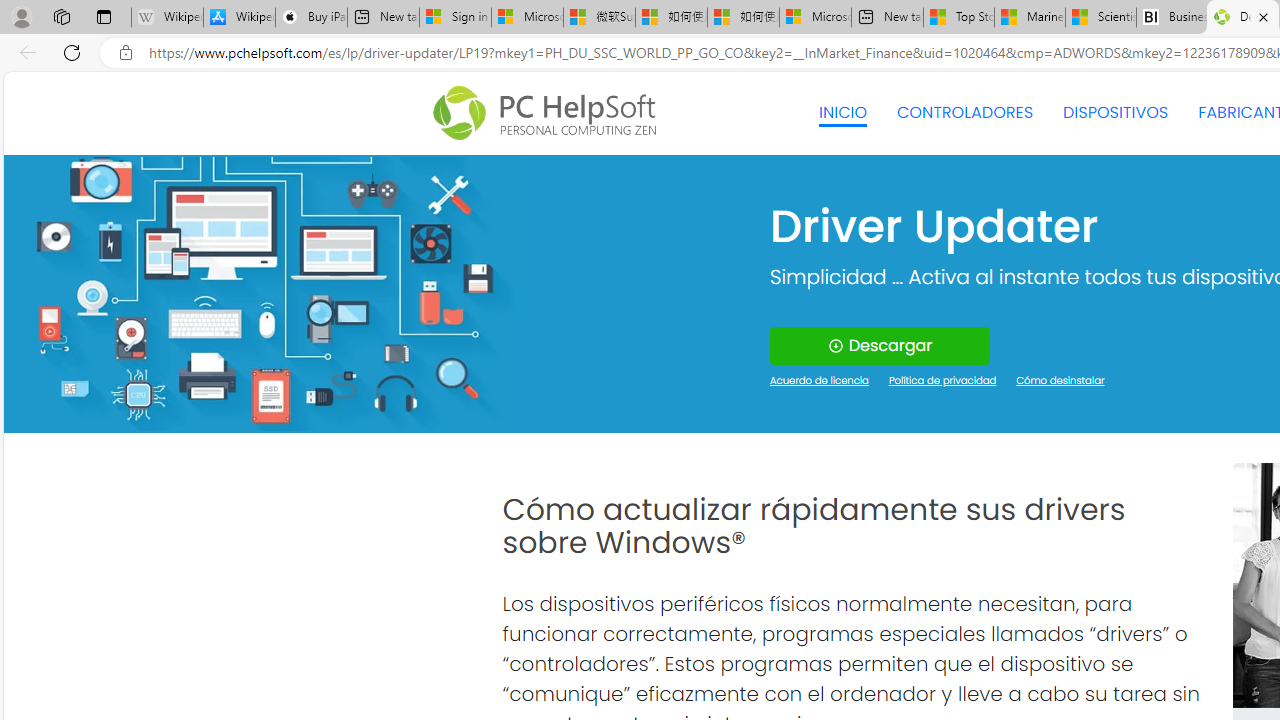  Describe the element at coordinates (1114, 113) in the screenshot. I see `'DISPOSITIVOS'` at that location.